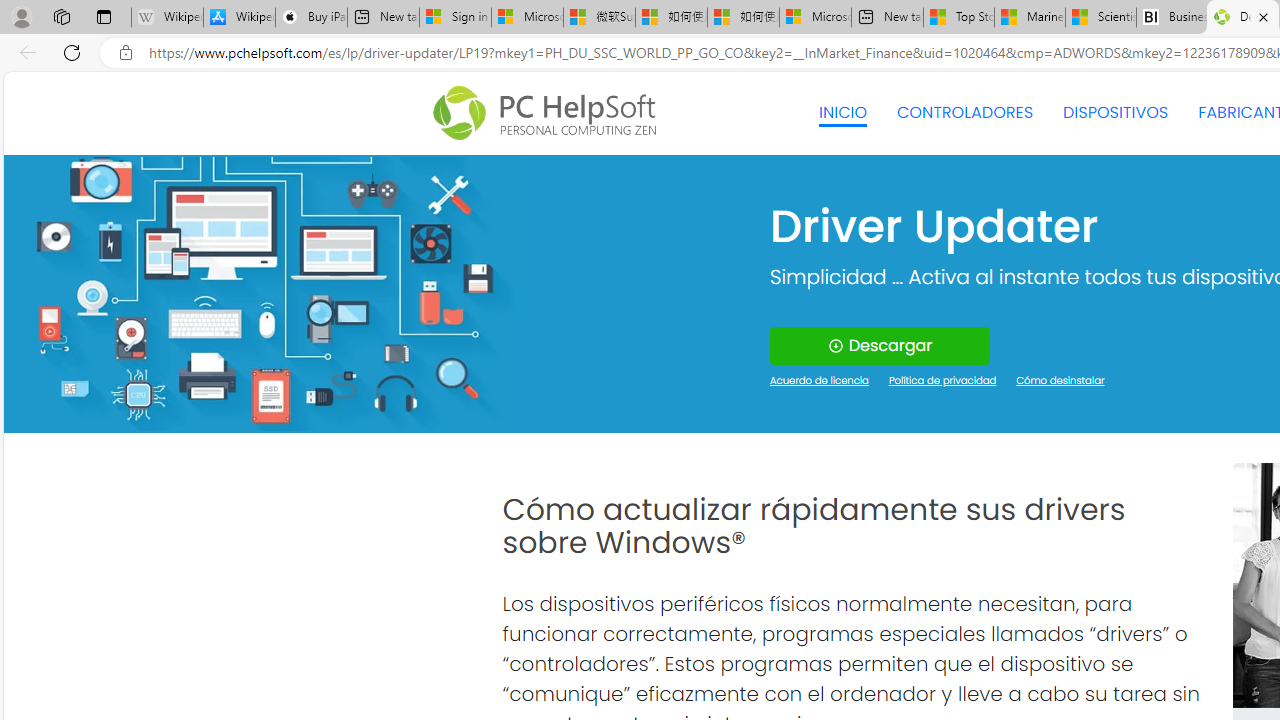  Describe the element at coordinates (1114, 113) in the screenshot. I see `'DISPOSITIVOS'` at that location.